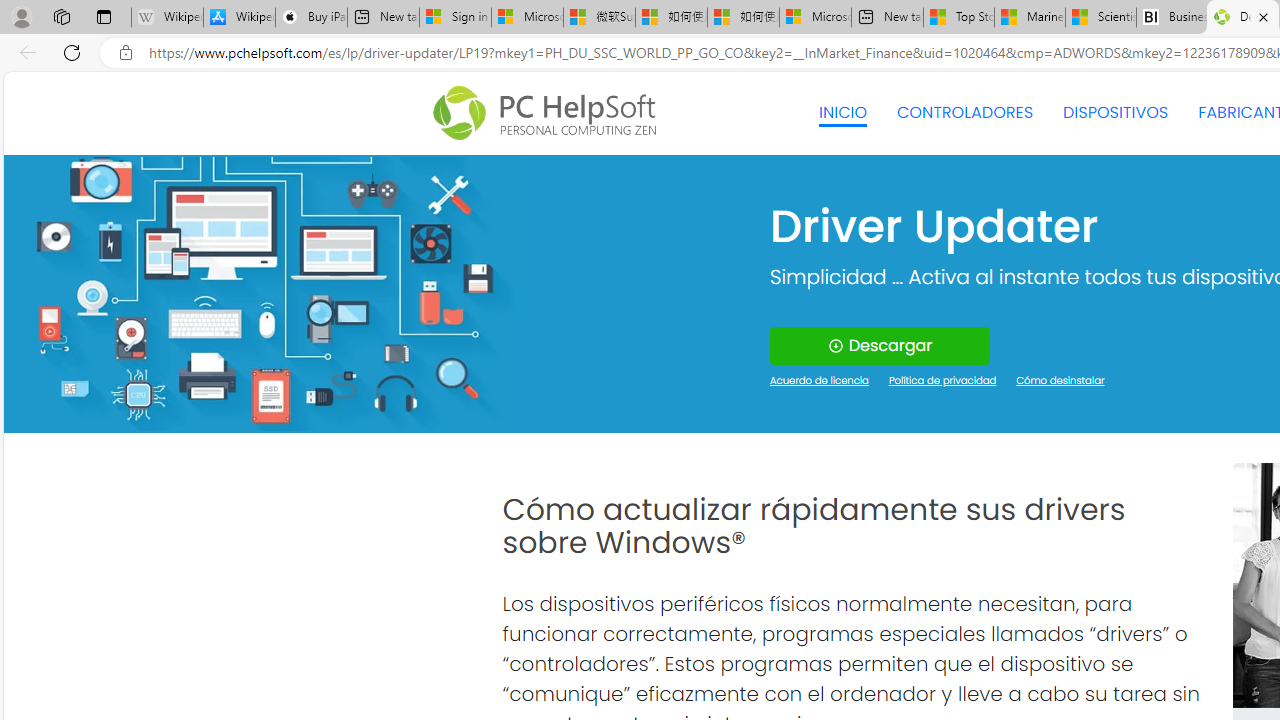  Describe the element at coordinates (1114, 113) in the screenshot. I see `'DISPOSITIVOS'` at that location.